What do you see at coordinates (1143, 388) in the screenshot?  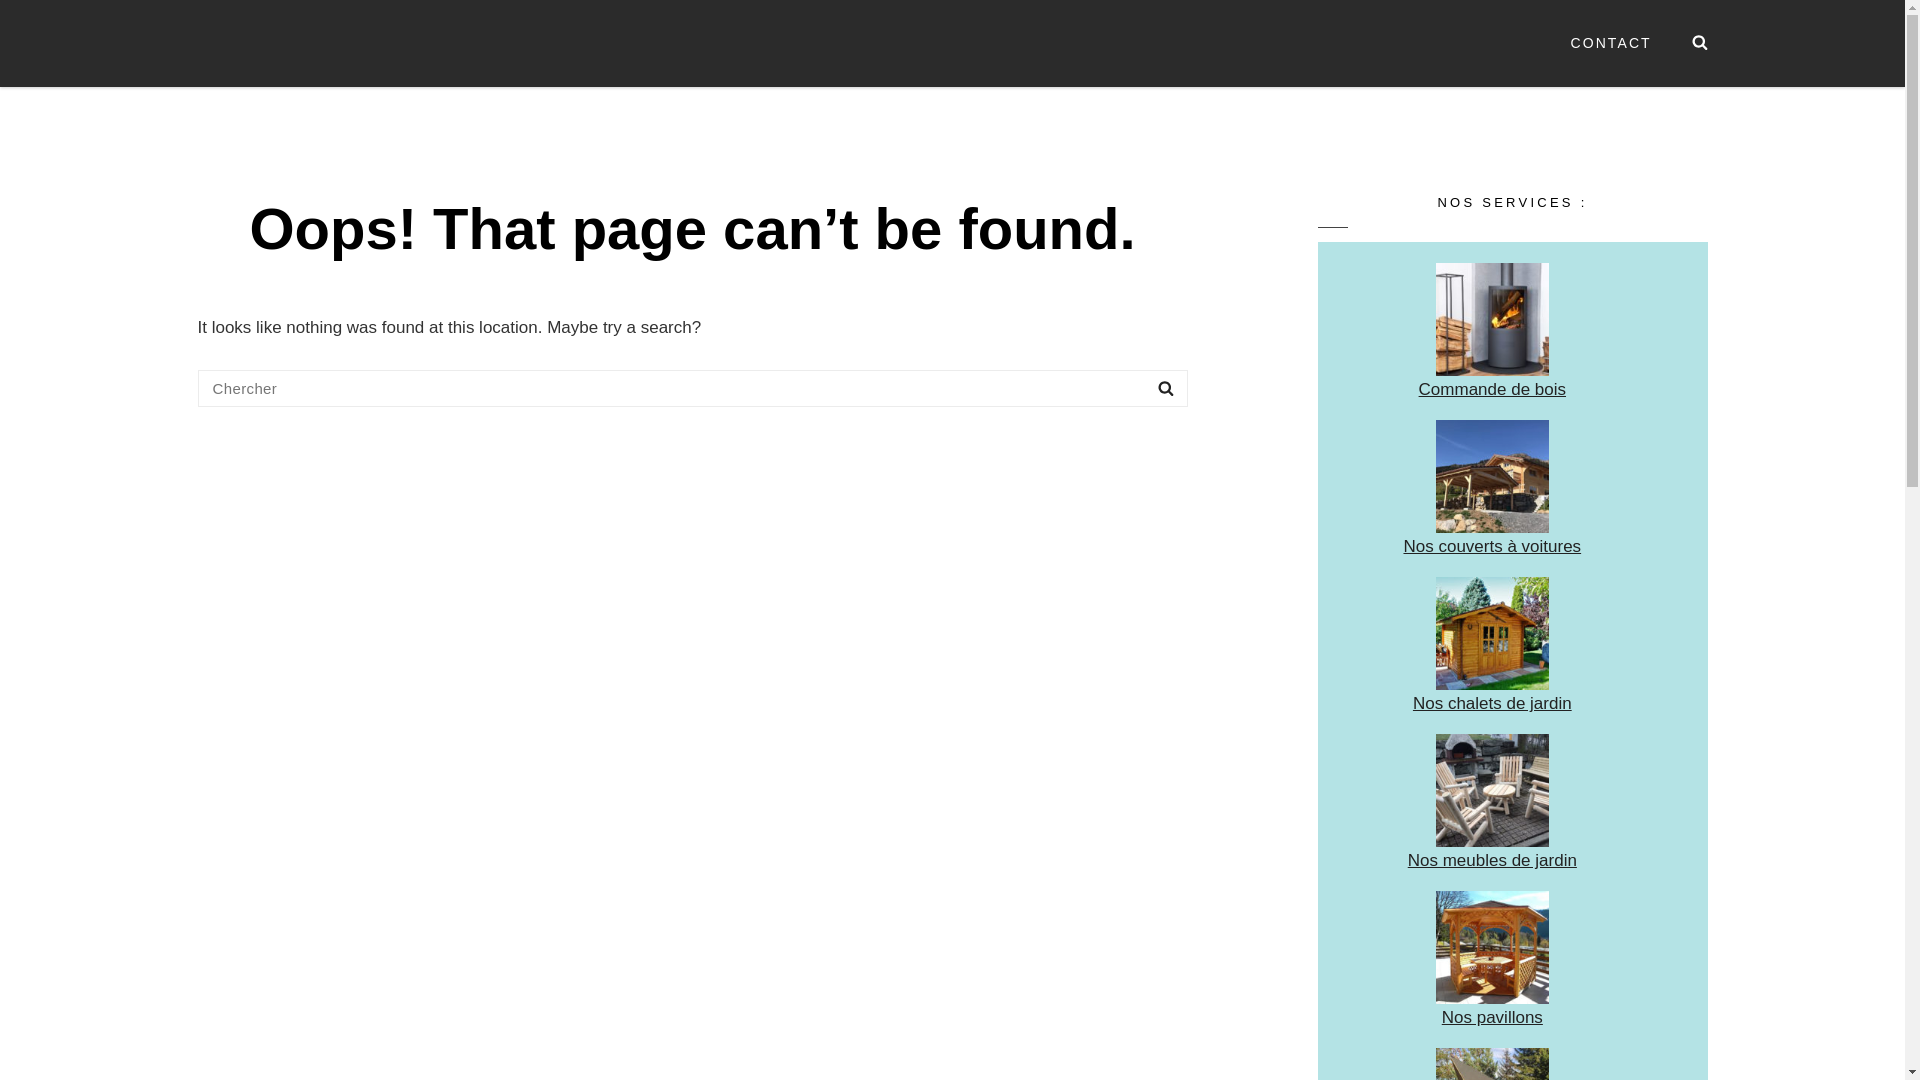 I see `'Search'` at bounding box center [1143, 388].